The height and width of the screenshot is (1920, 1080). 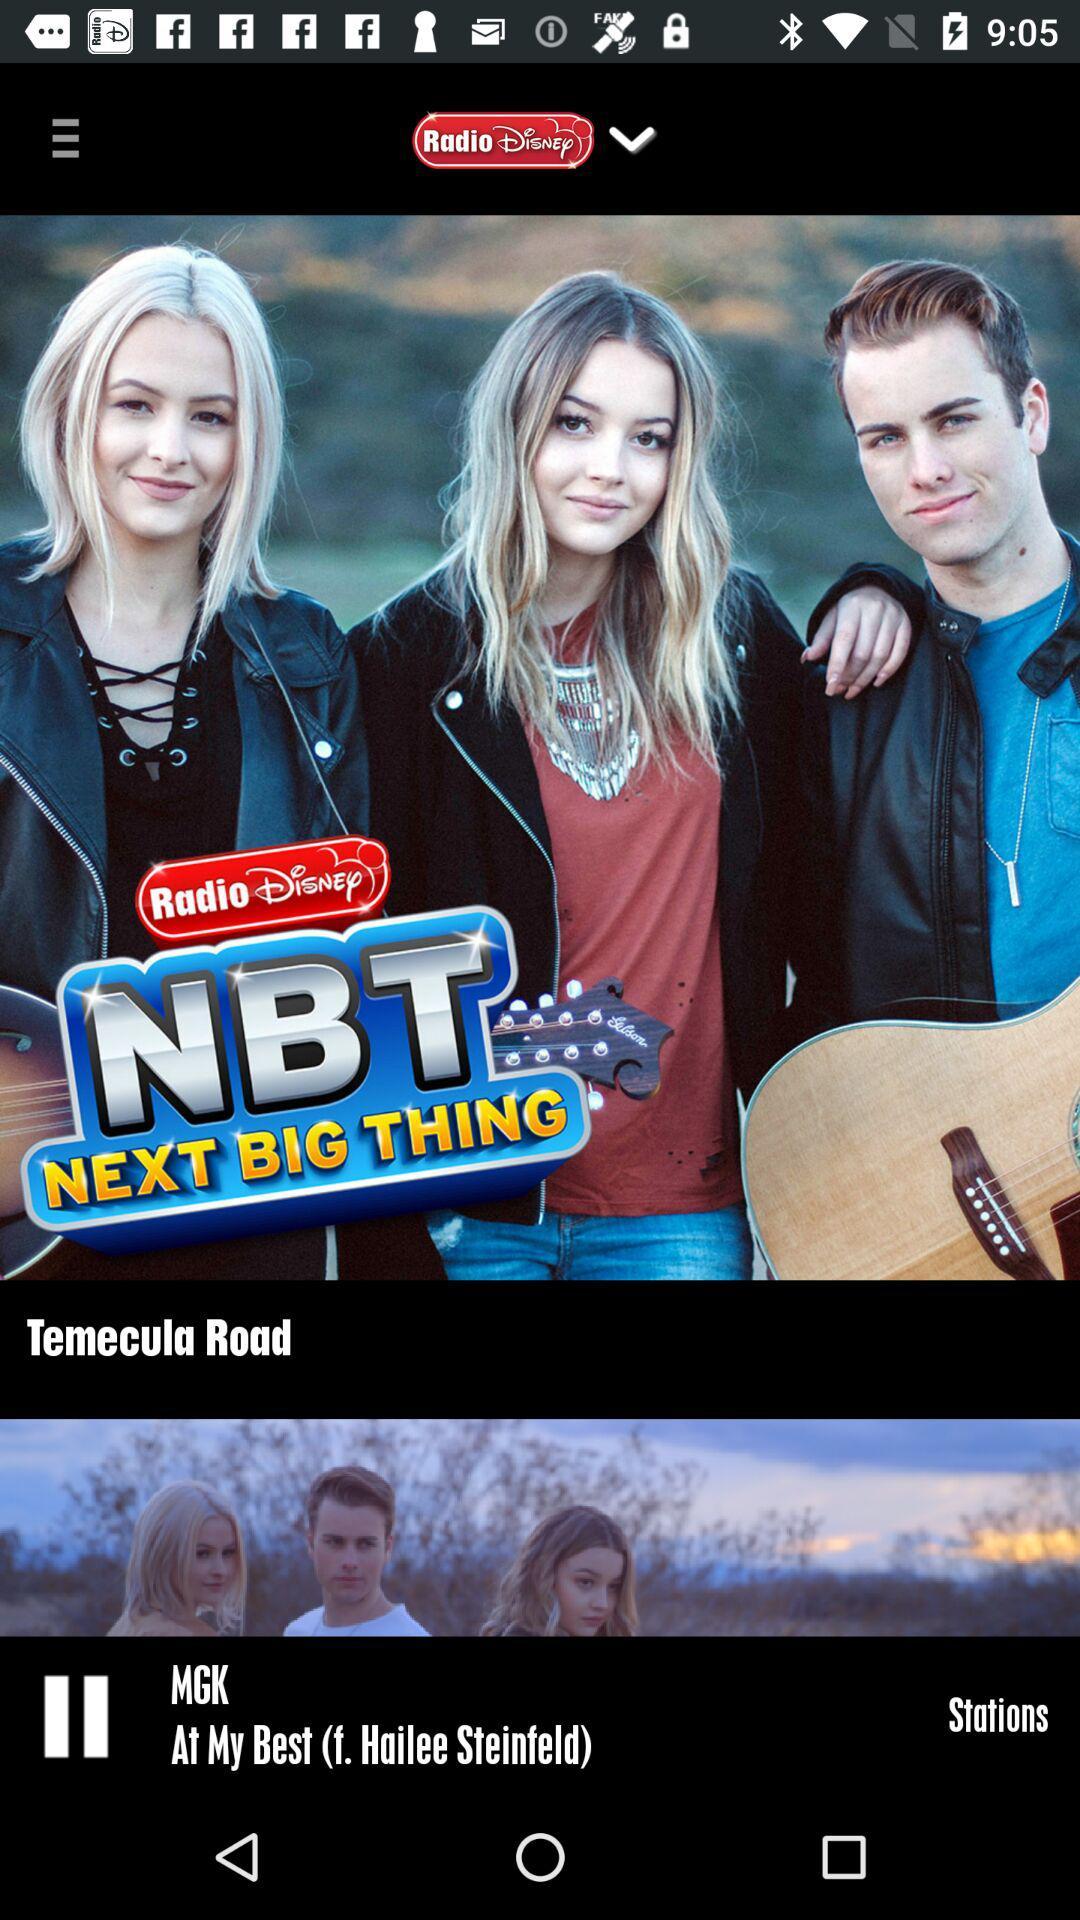 I want to click on the item at the center, so click(x=540, y=746).